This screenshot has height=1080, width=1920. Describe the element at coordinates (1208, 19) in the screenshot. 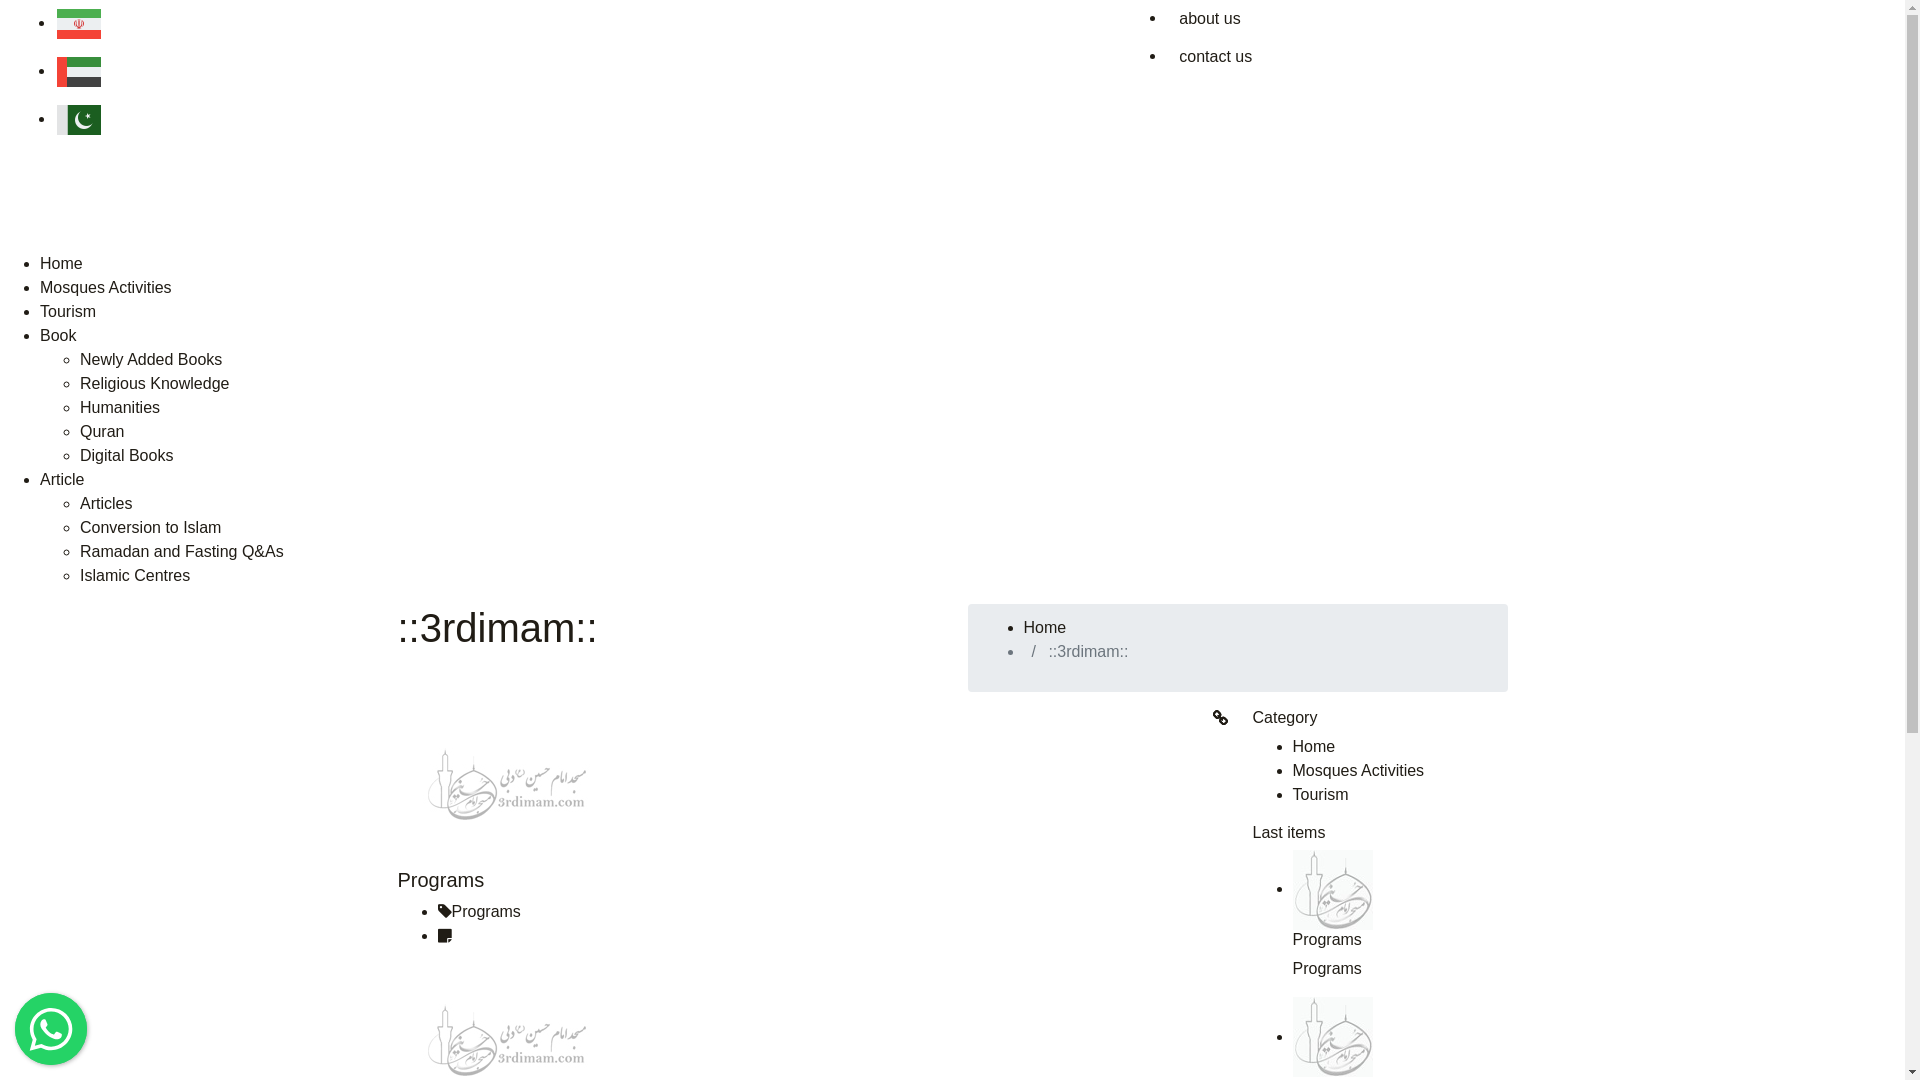

I see `'about us'` at that location.